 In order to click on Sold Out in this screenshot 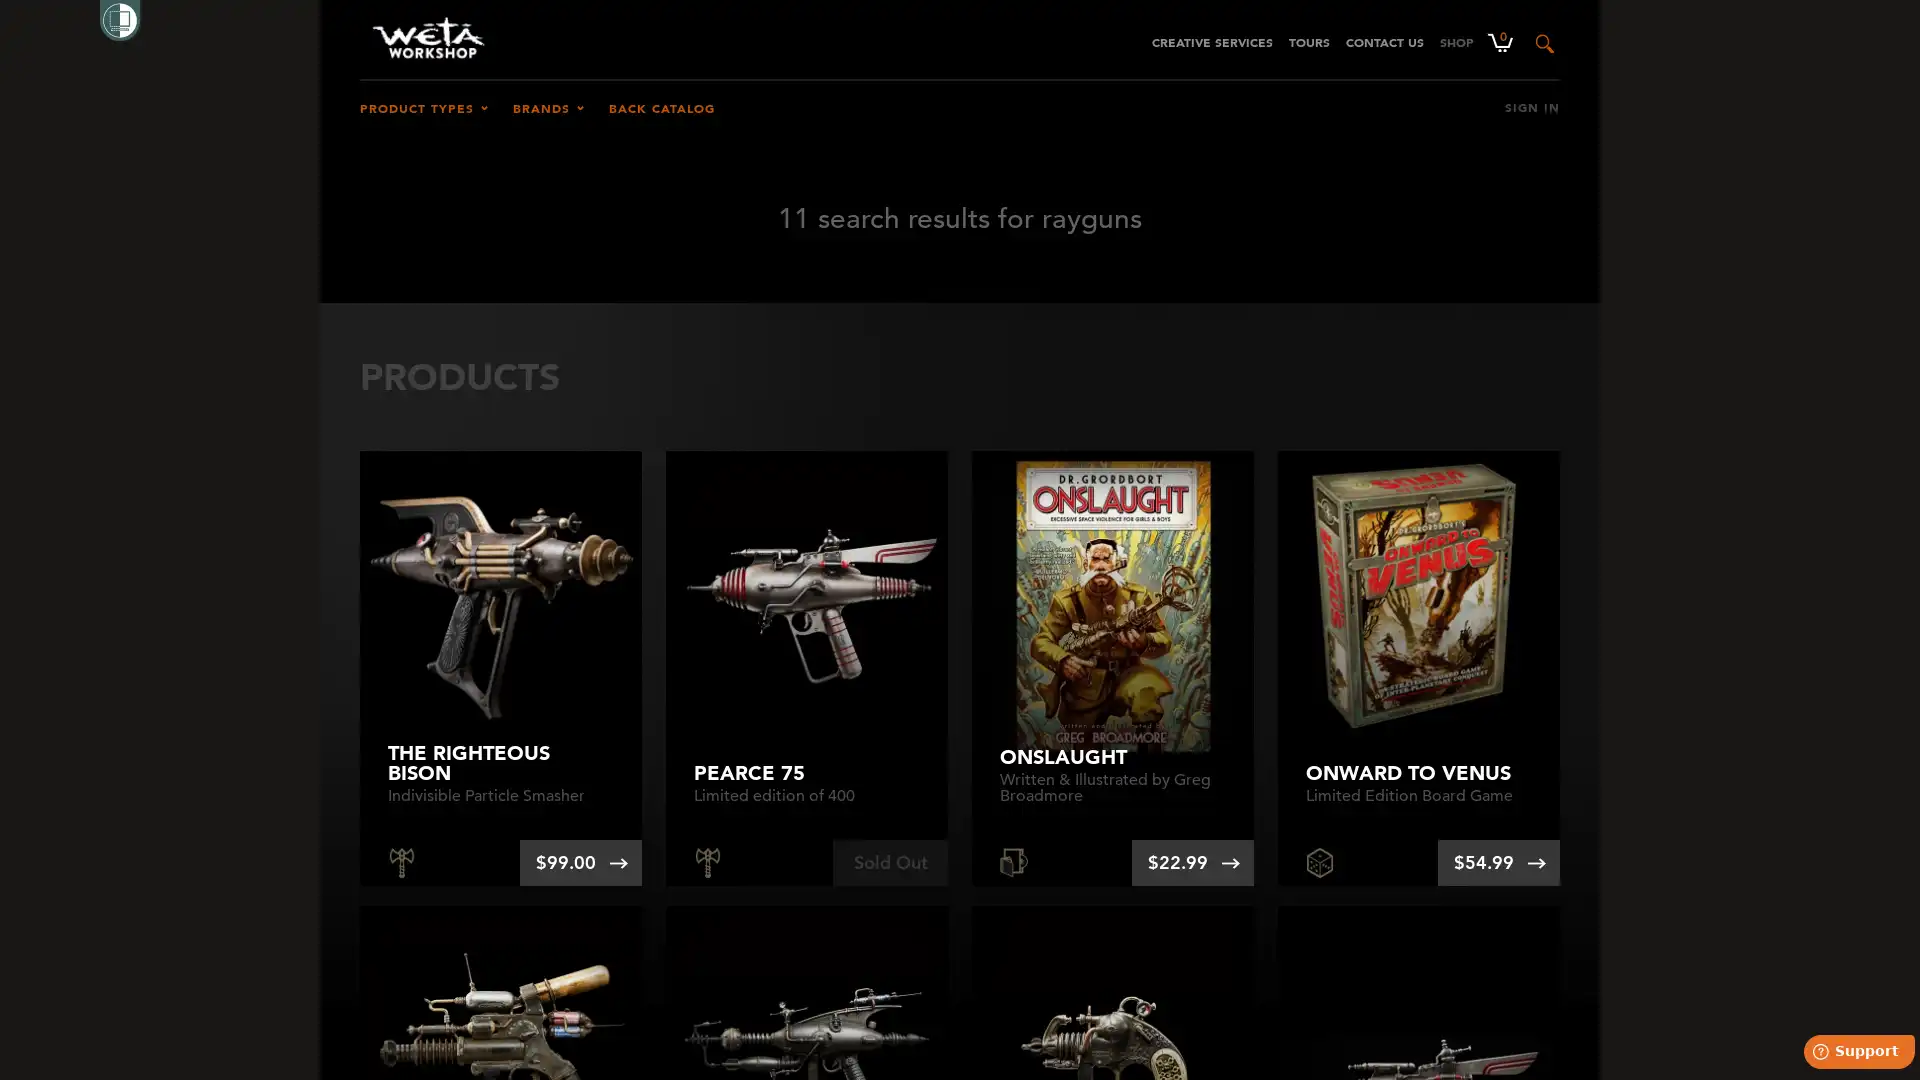, I will do `click(889, 862)`.